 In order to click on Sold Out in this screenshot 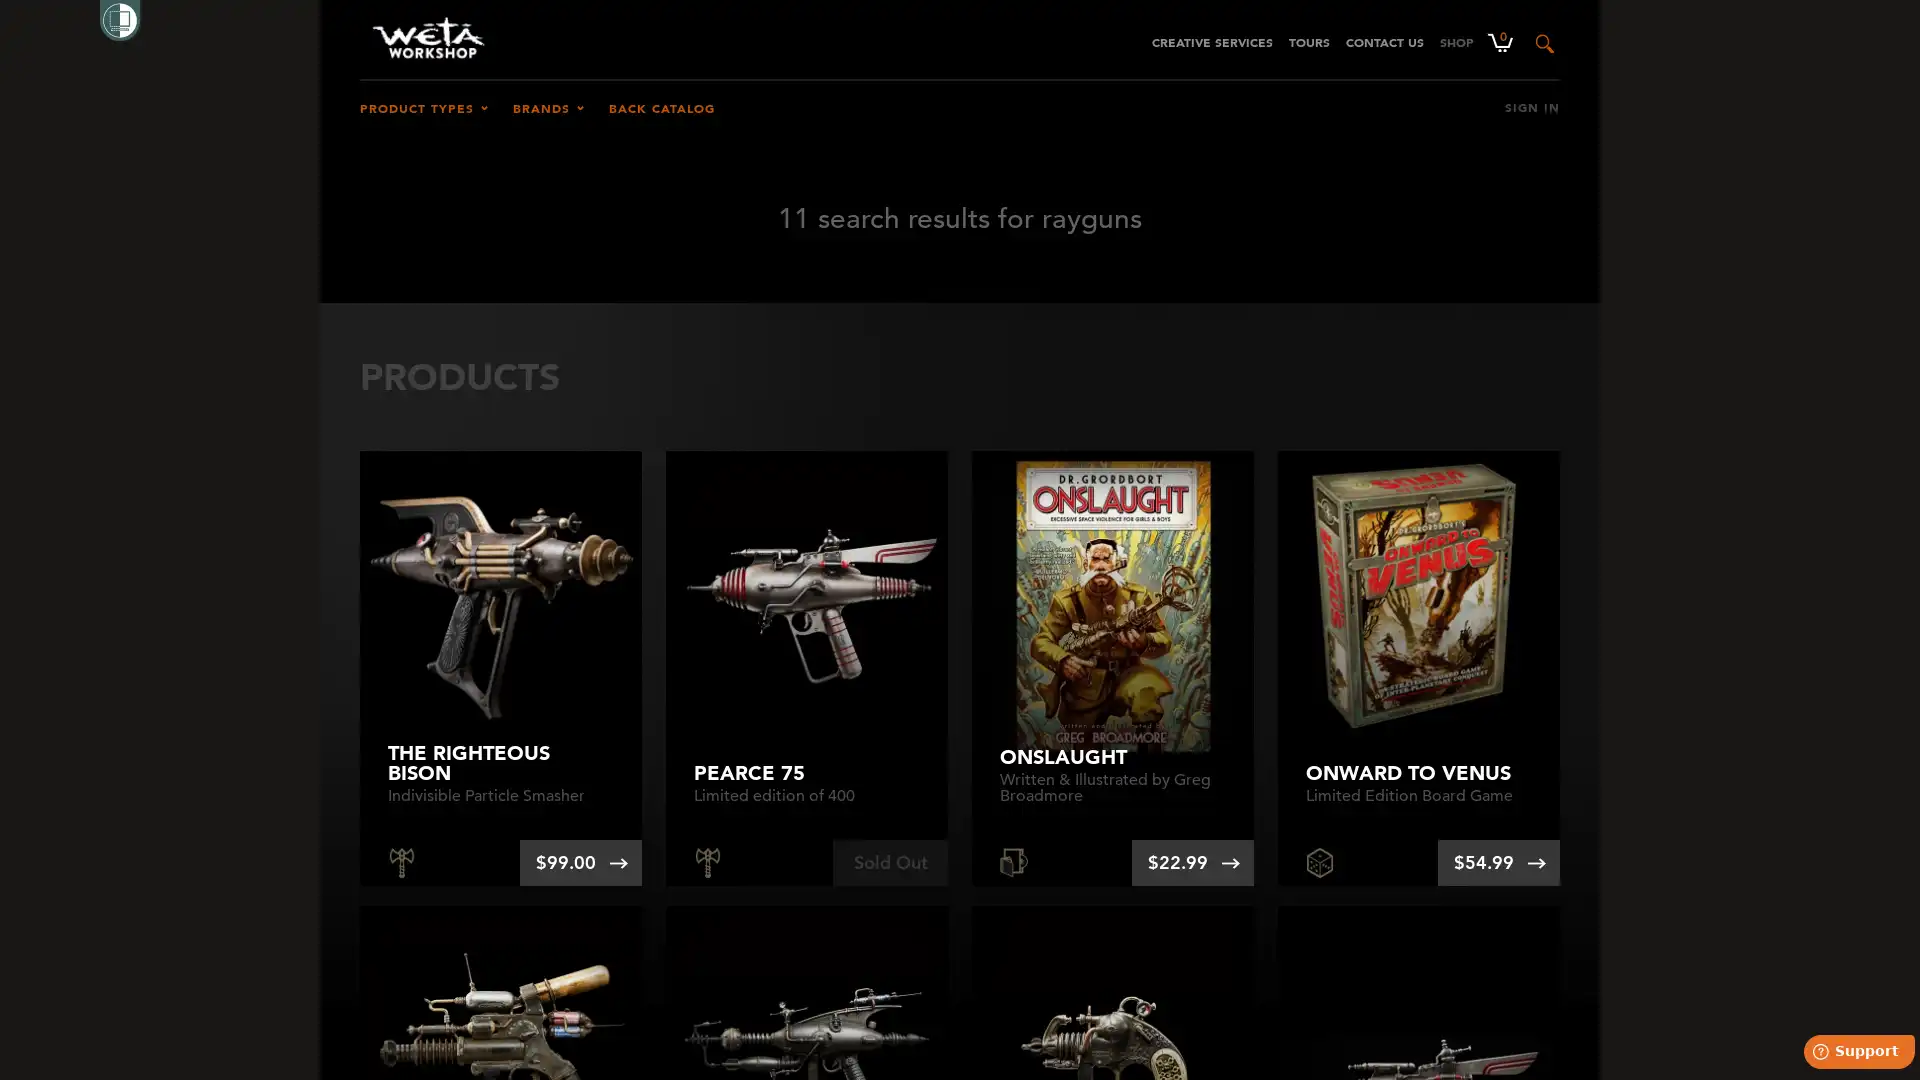, I will do `click(889, 862)`.